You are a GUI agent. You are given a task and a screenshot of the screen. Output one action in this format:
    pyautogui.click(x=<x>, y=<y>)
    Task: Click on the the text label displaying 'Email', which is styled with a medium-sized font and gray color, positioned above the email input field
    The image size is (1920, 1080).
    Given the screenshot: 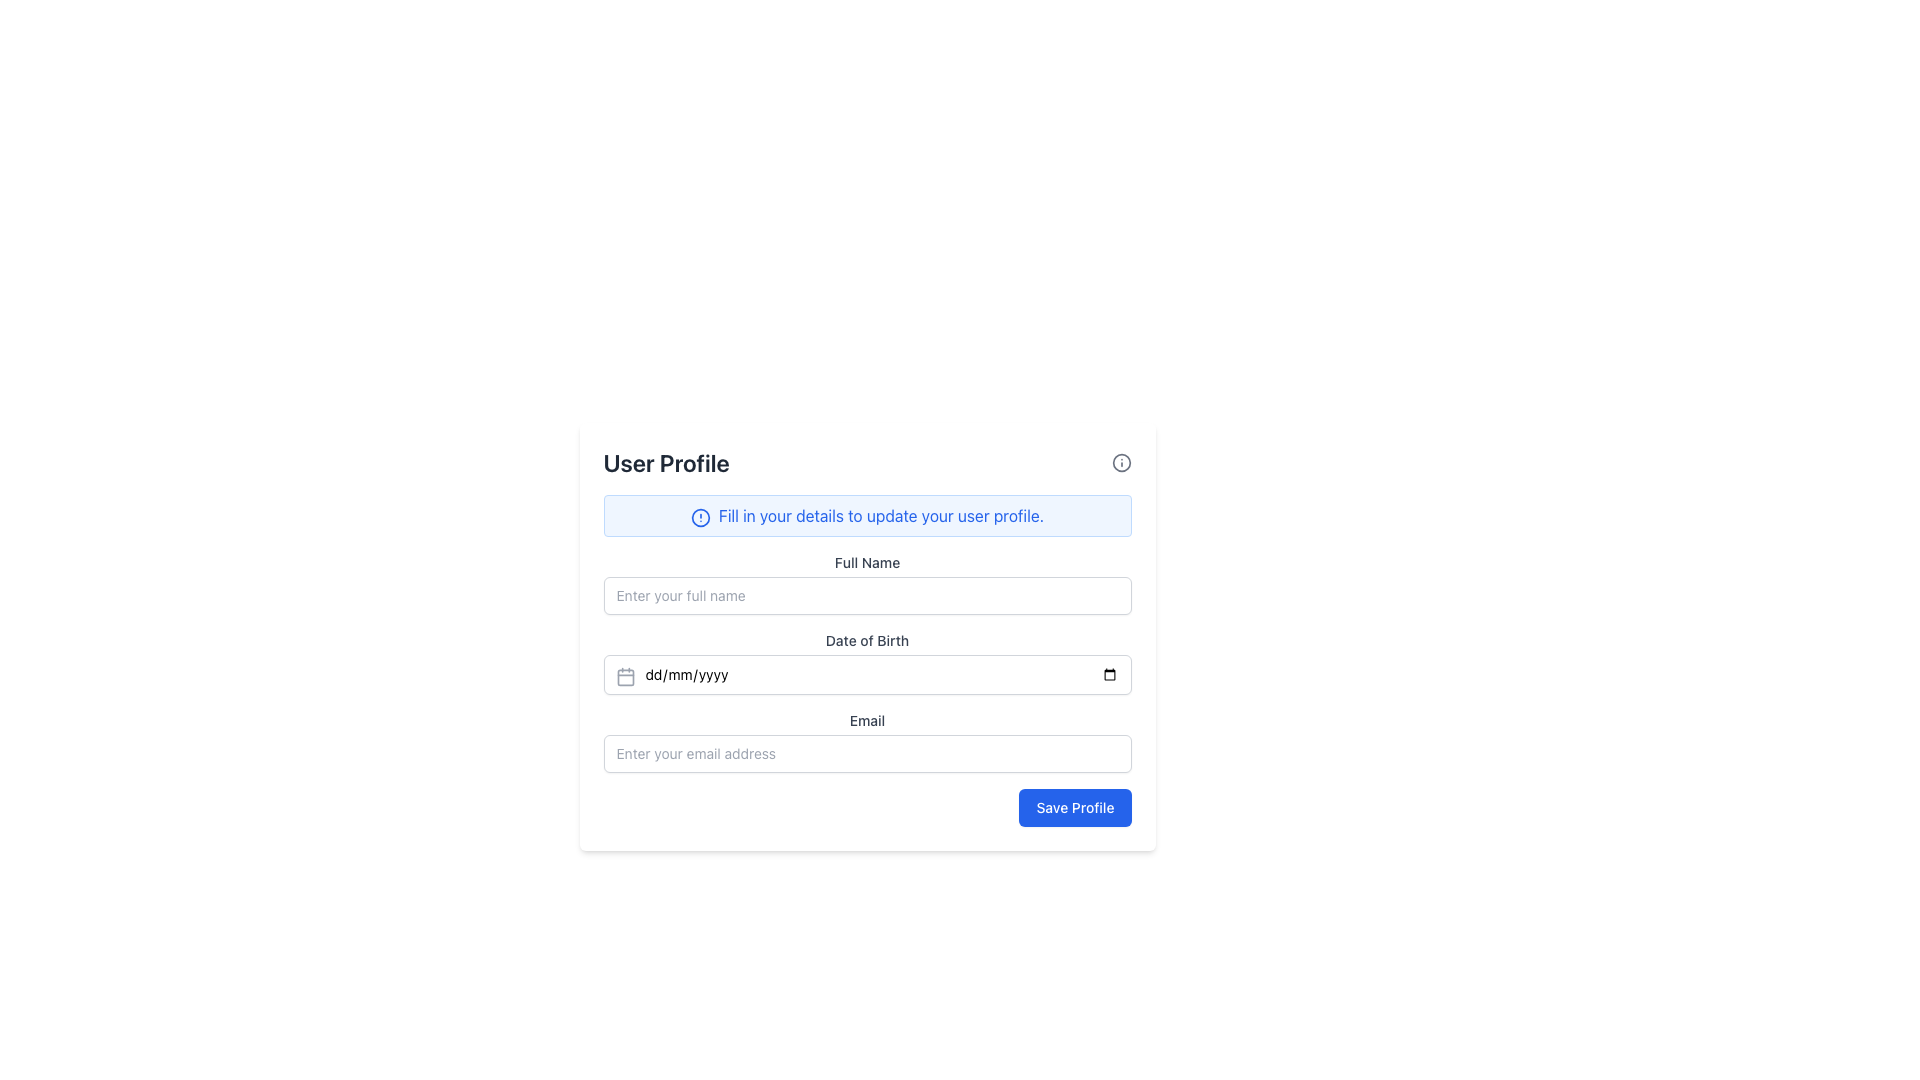 What is the action you would take?
    pyautogui.click(x=867, y=721)
    